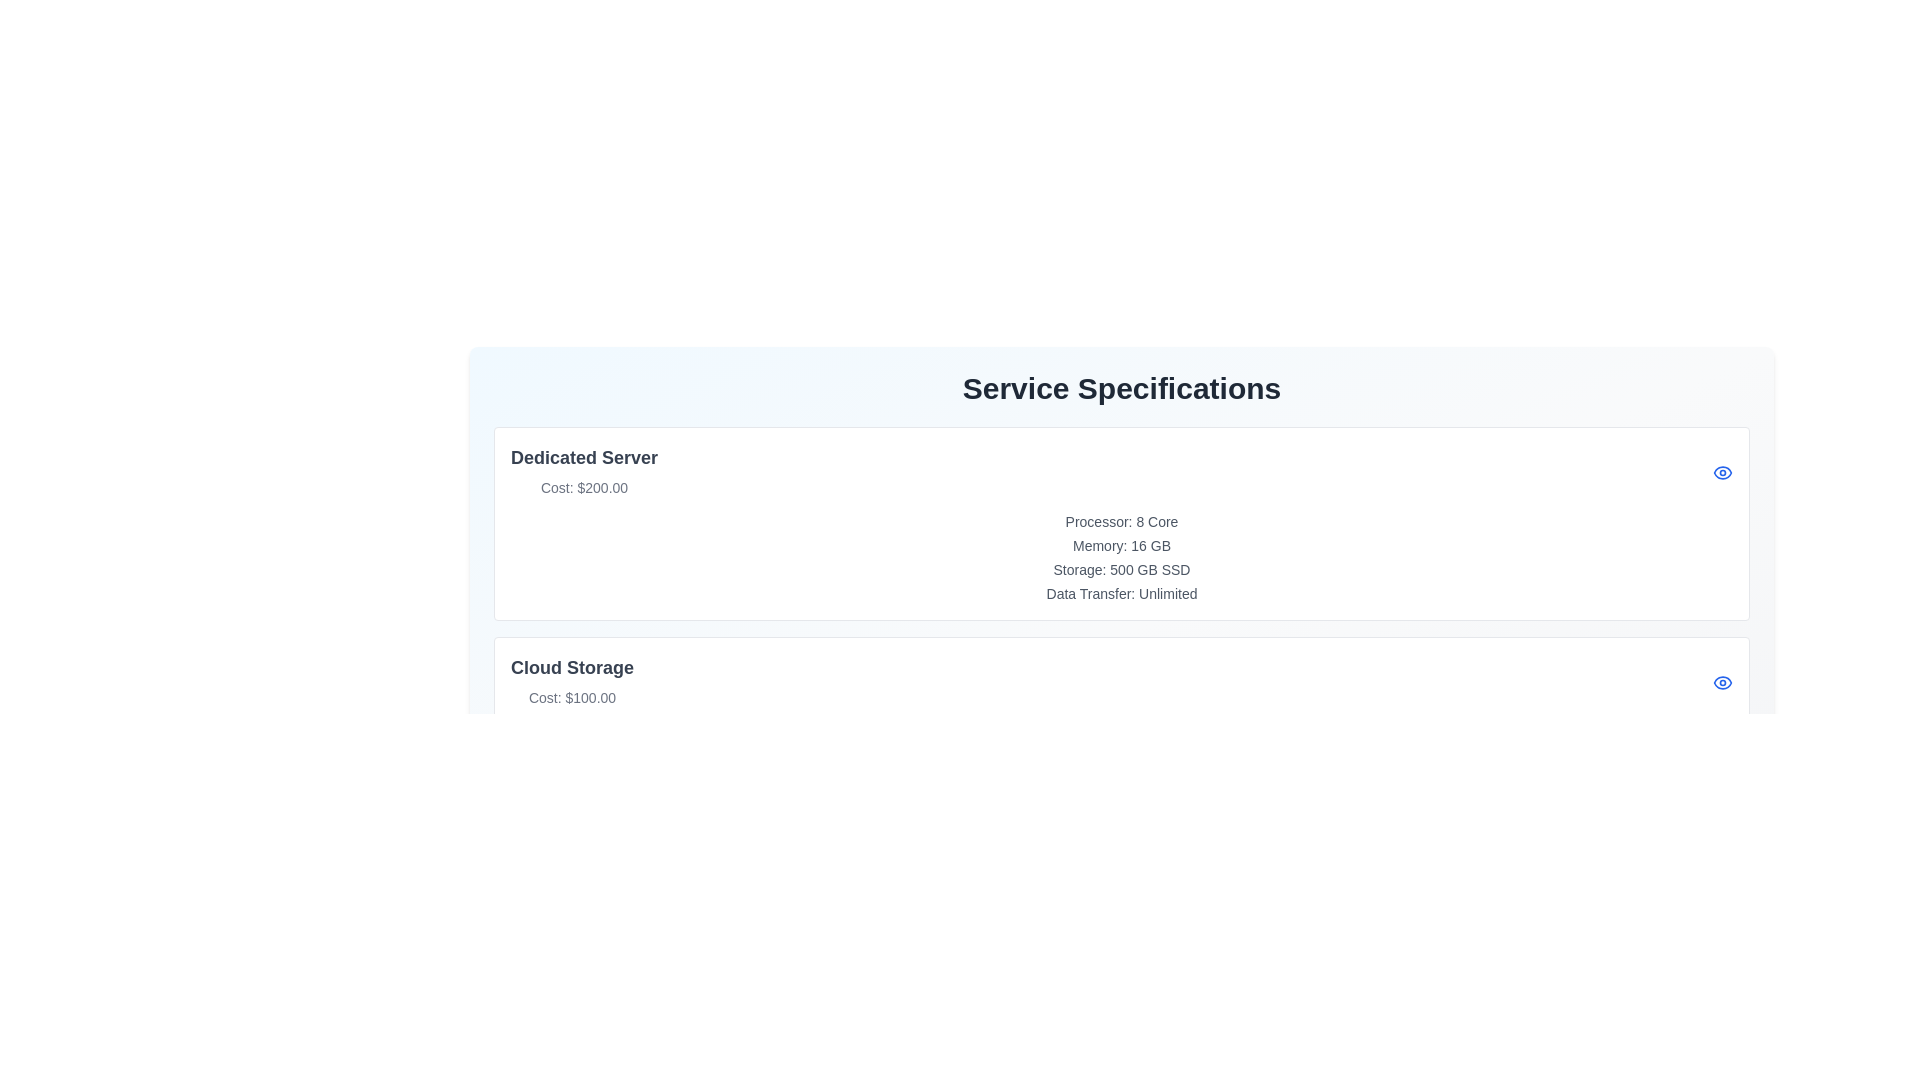  I want to click on information presented in the text block element displaying 'Dedicated Server' in bold and 'Cost: $200.00' in smaller gray font, located under 'Service Specifications', so click(583, 471).